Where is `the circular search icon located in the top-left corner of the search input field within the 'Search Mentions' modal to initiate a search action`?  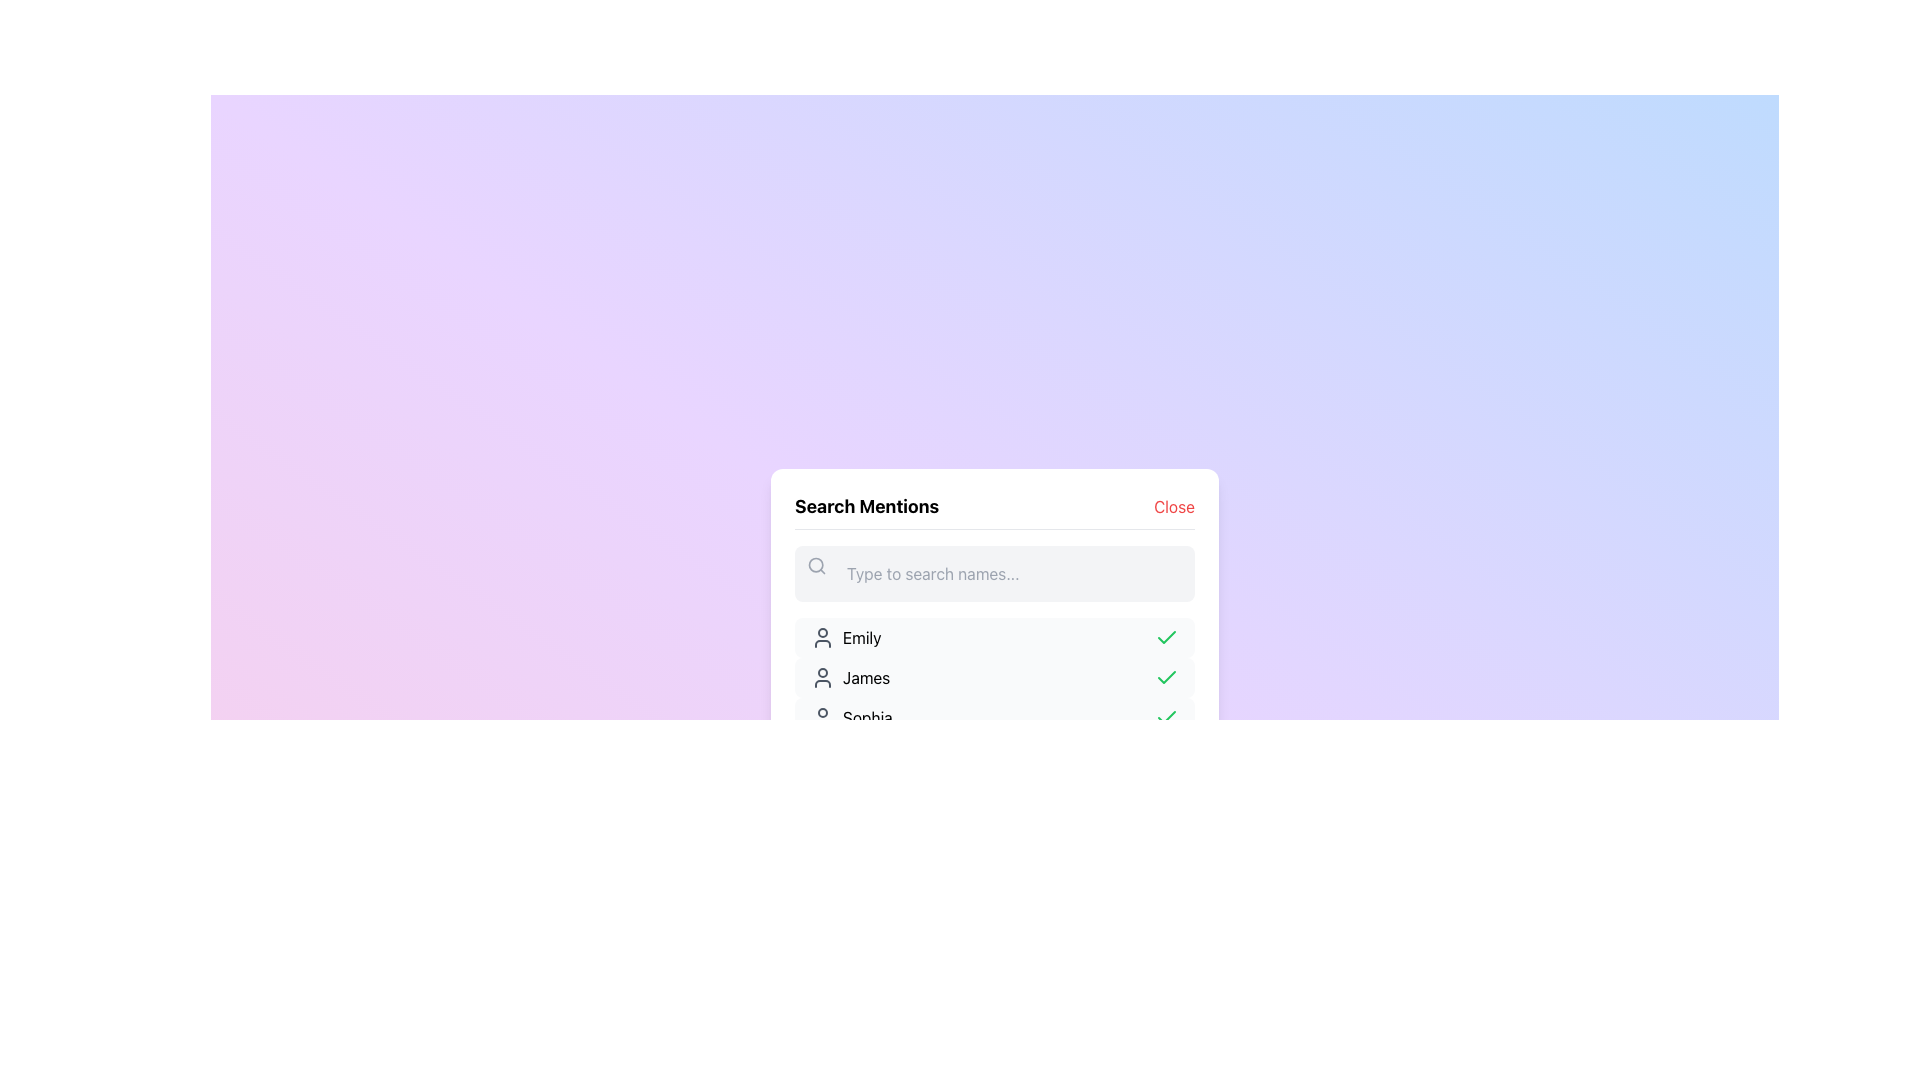
the circular search icon located in the top-left corner of the search input field within the 'Search Mentions' modal to initiate a search action is located at coordinates (816, 564).